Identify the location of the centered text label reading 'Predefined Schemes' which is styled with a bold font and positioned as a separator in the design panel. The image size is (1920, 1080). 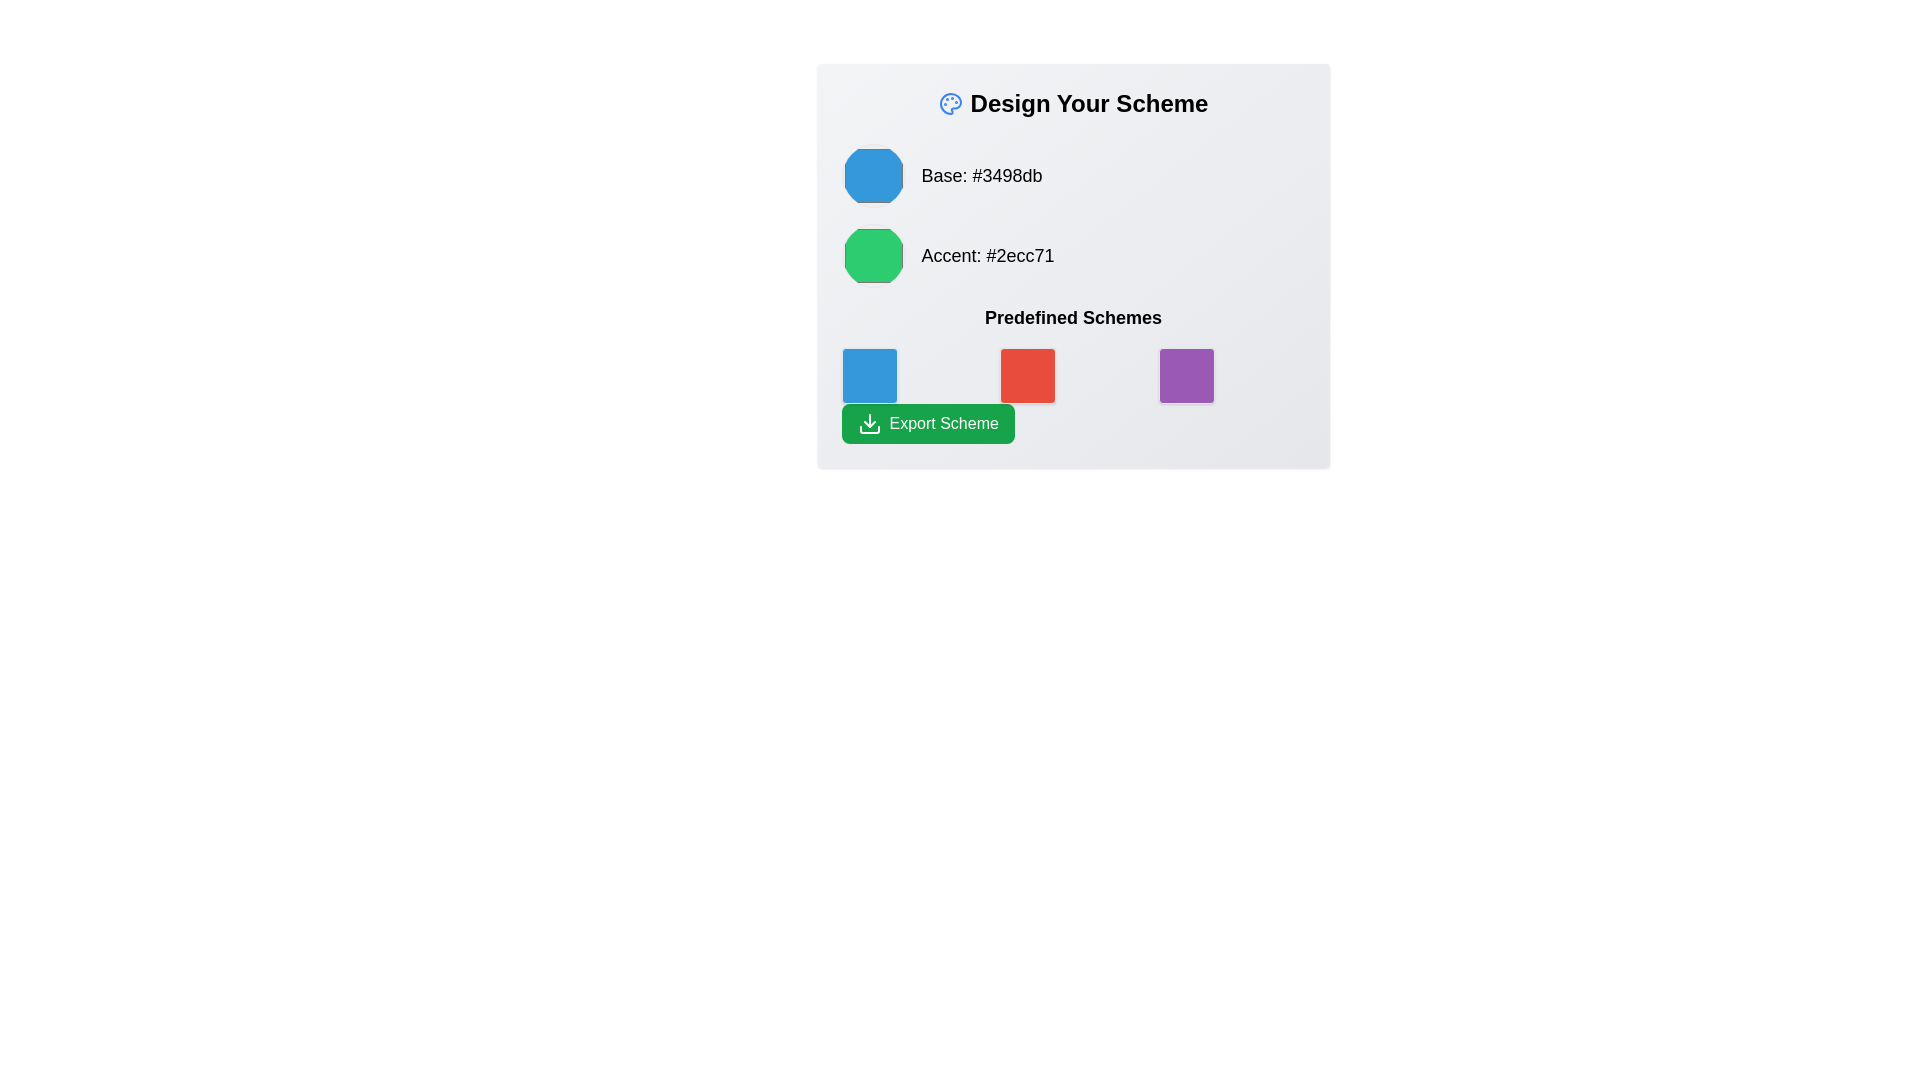
(1072, 316).